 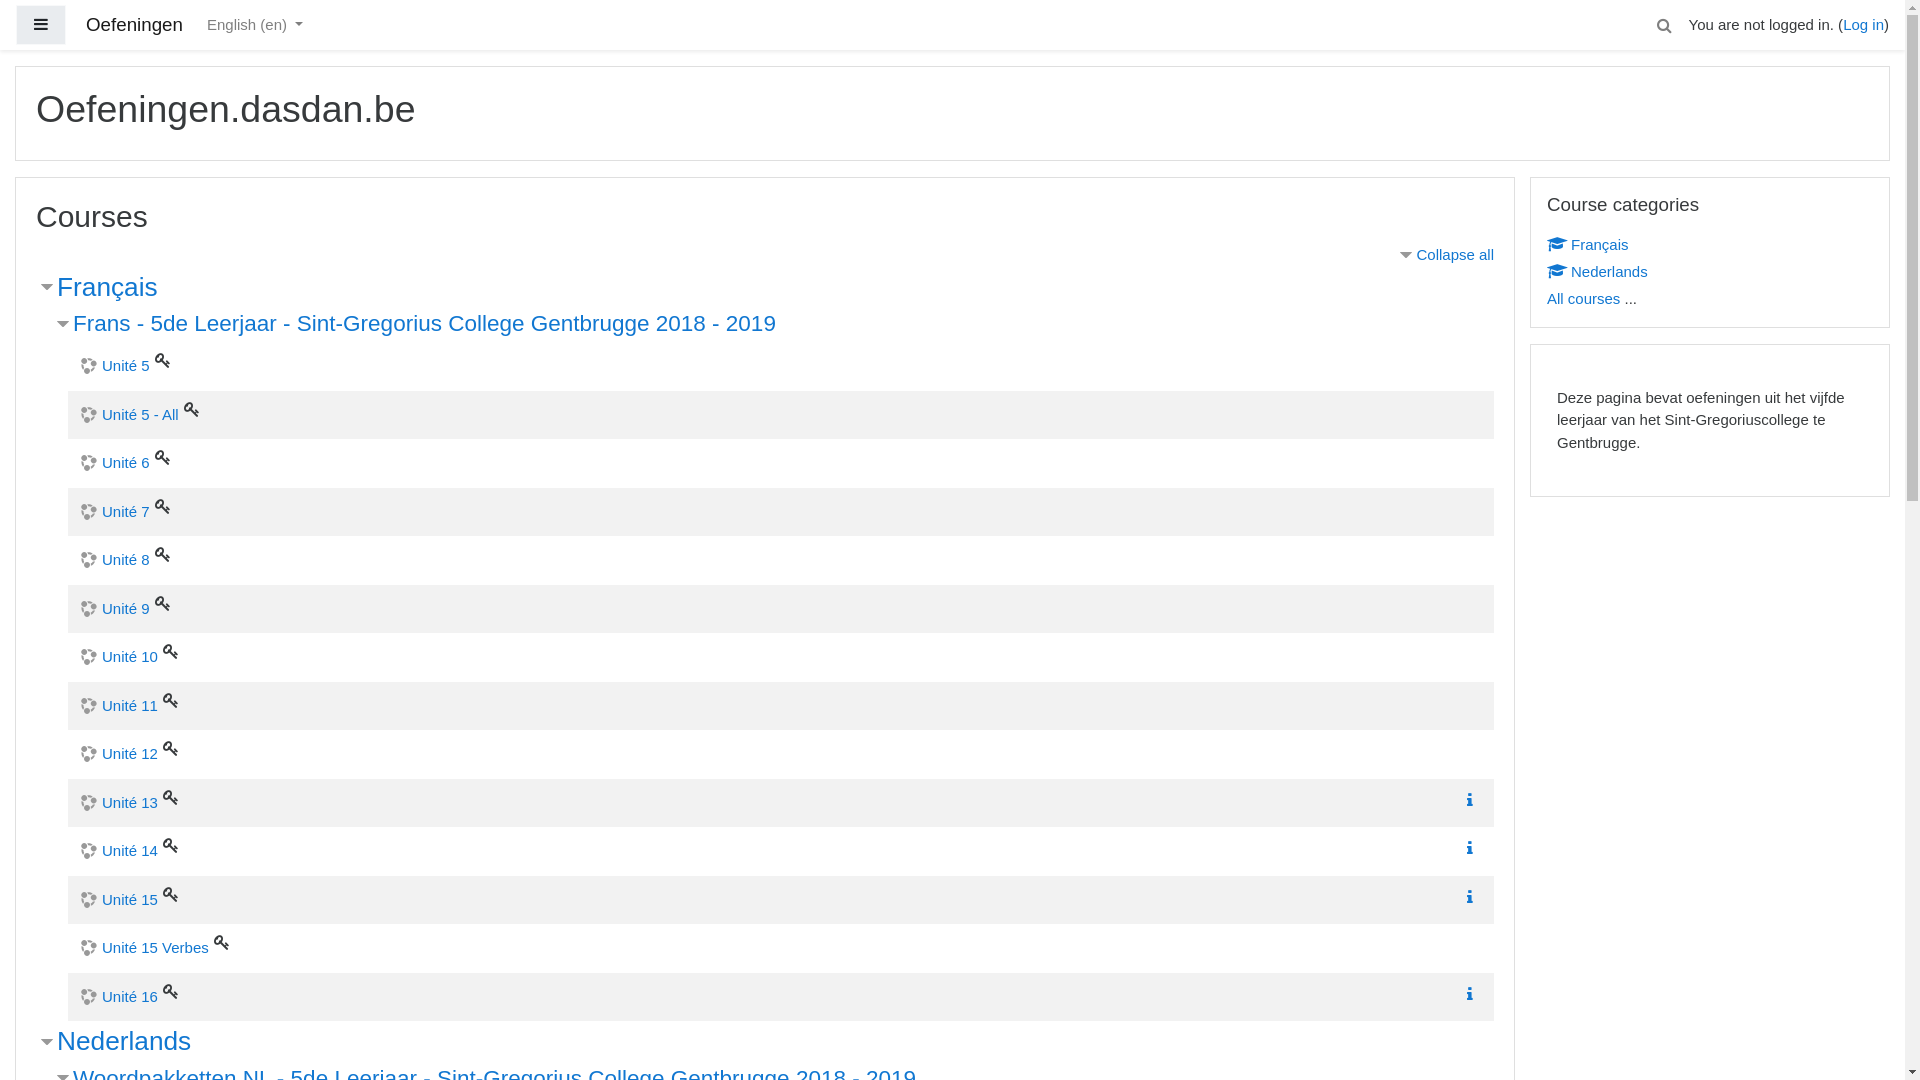 I want to click on 'Summary', so click(x=1473, y=848).